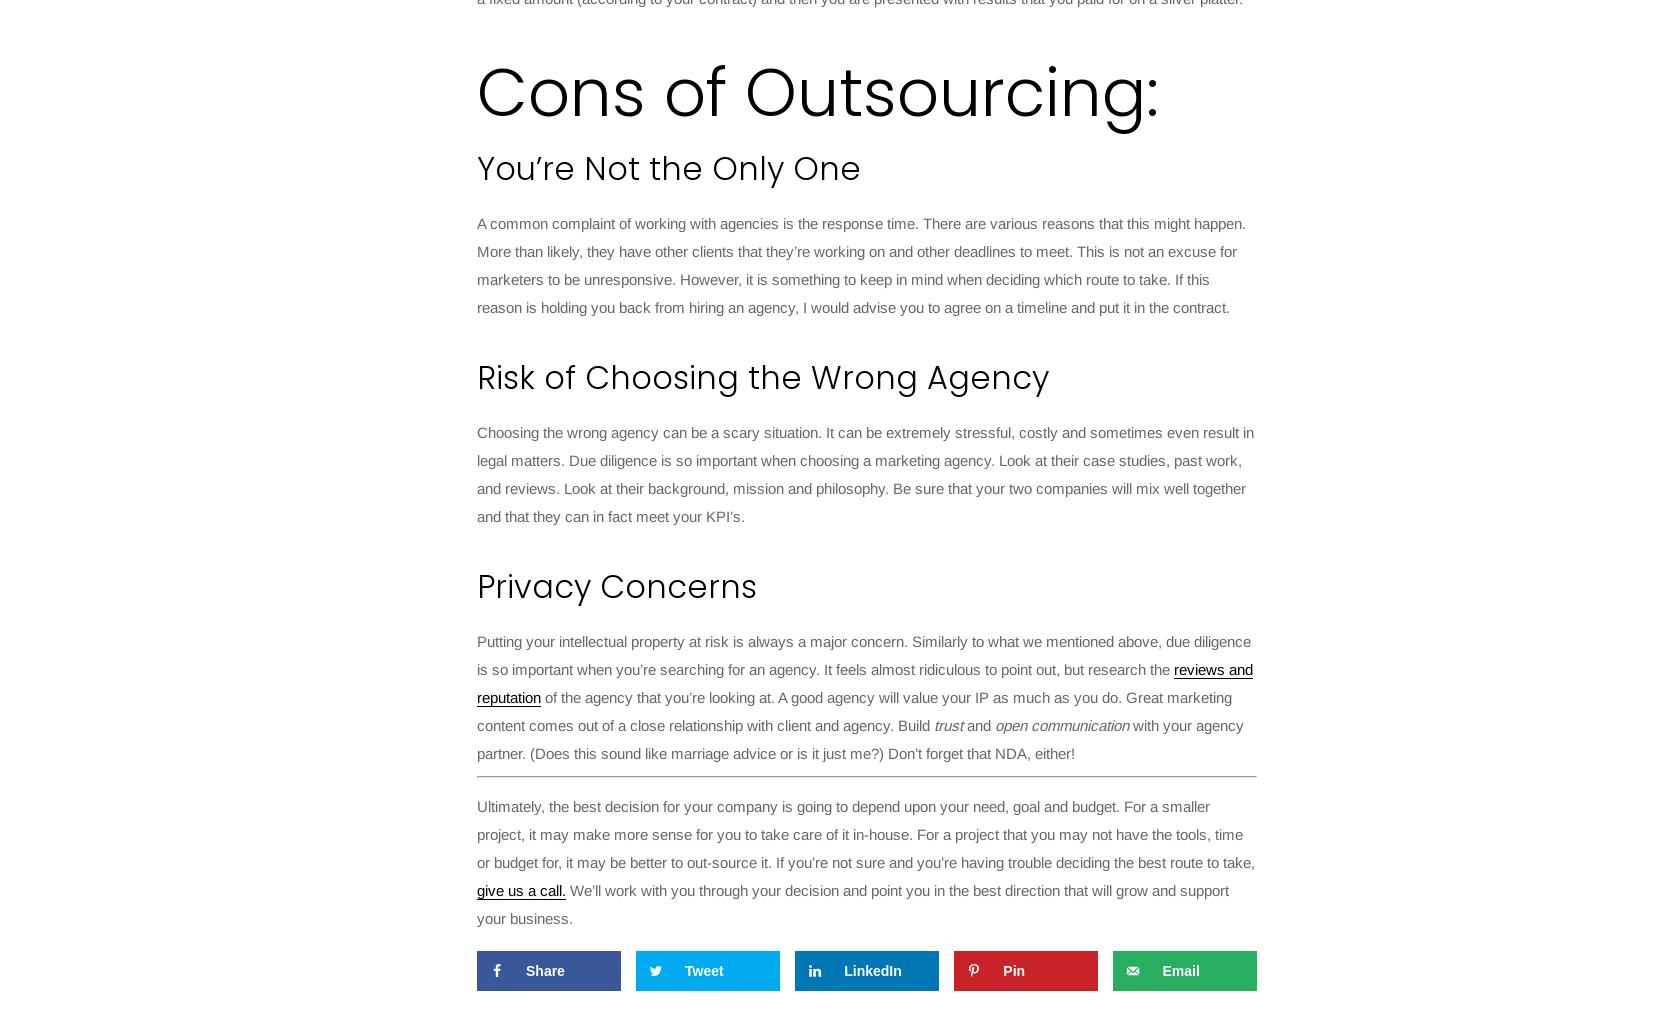  Describe the element at coordinates (859, 739) in the screenshot. I see `'with your agency partner. (Does this sound like marriage advice or is it just me?) Don’t forget that NDA, either!'` at that location.